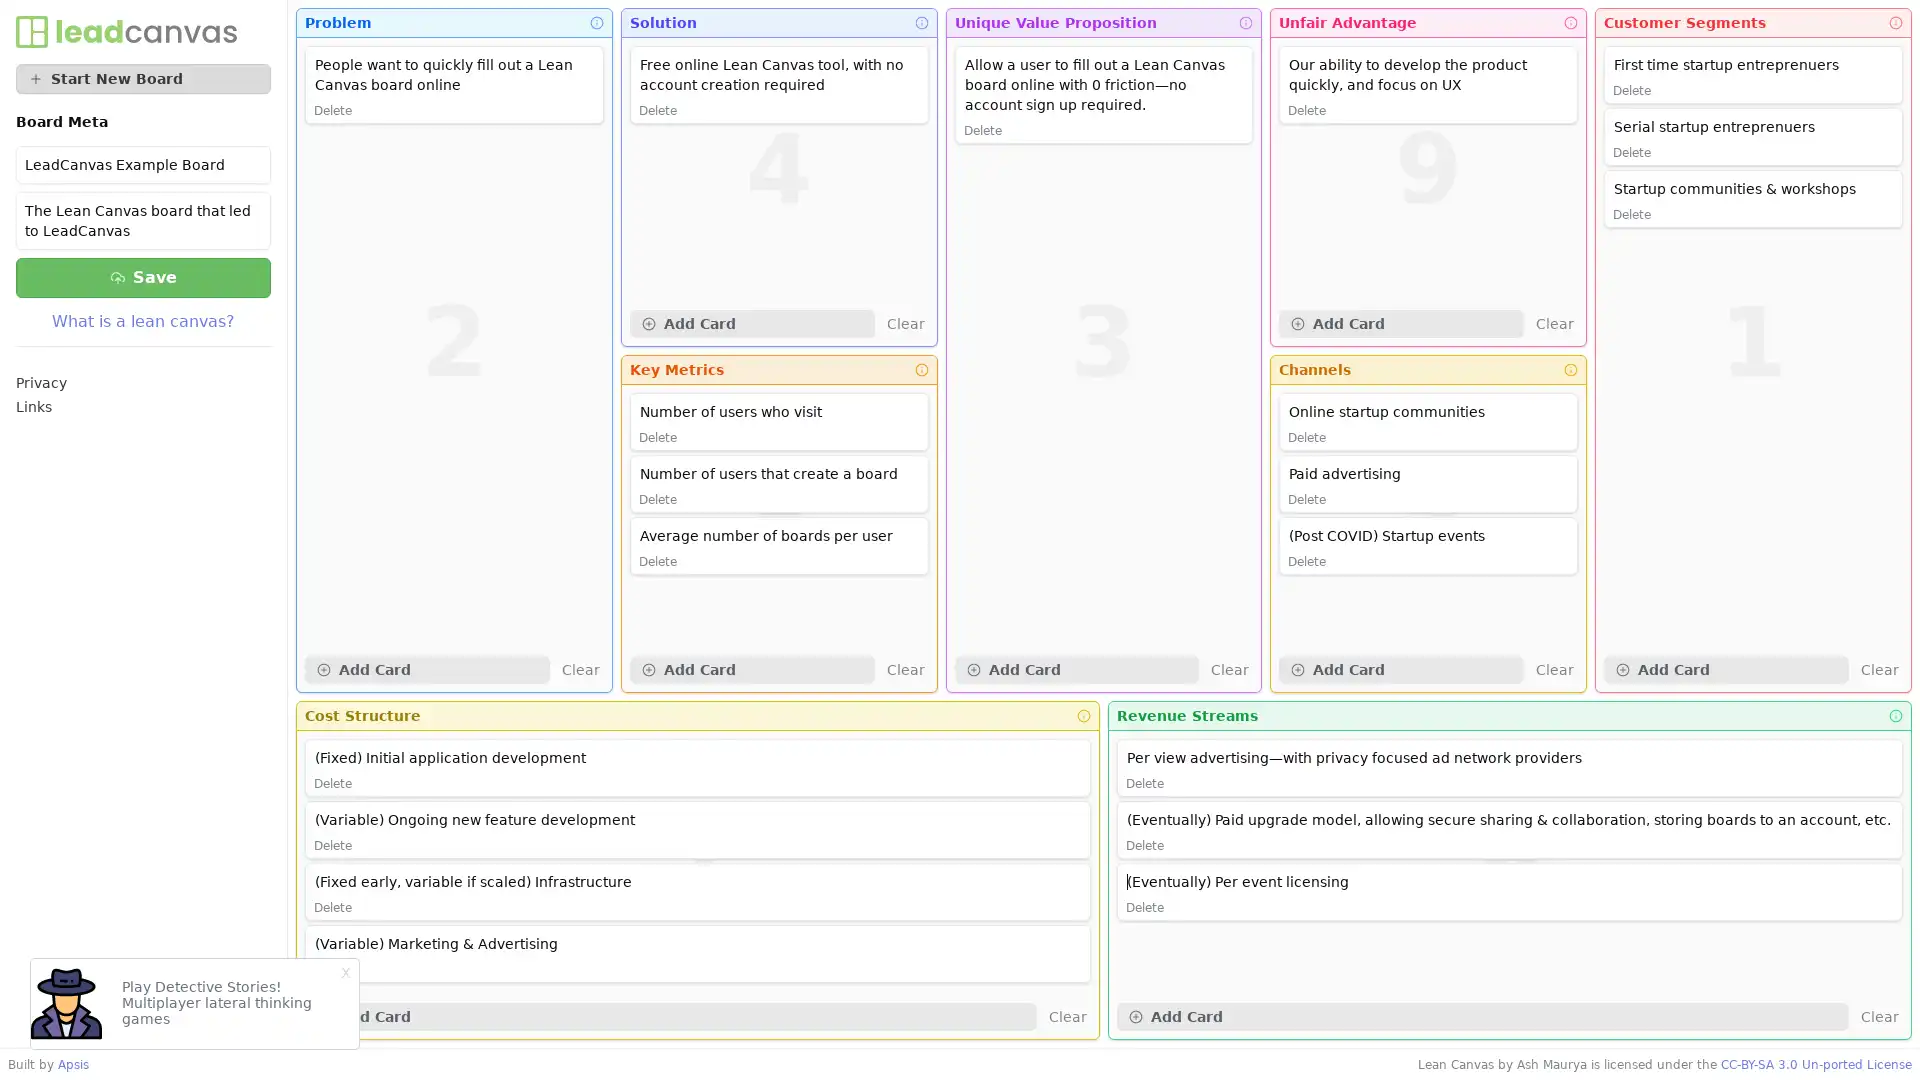  I want to click on Delete, so click(1632, 215).